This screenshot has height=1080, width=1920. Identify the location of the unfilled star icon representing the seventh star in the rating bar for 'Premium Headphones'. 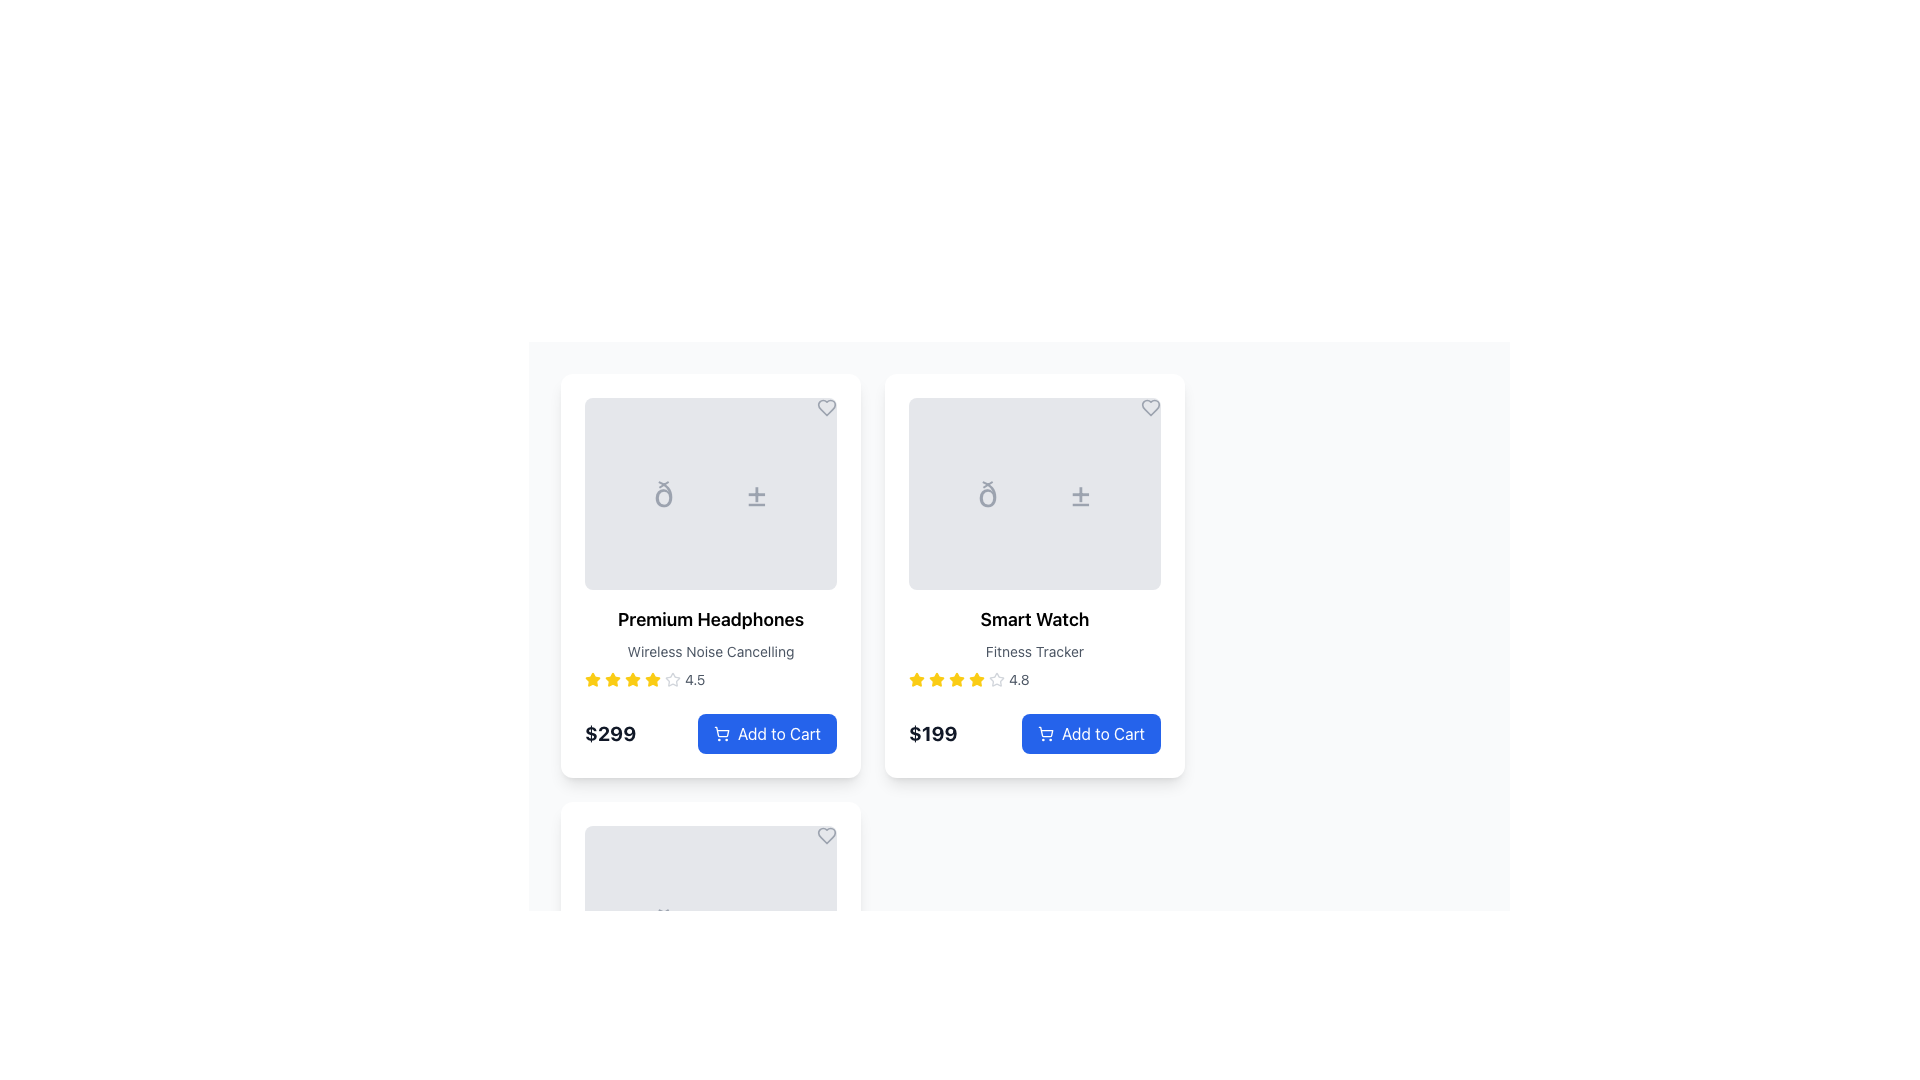
(672, 678).